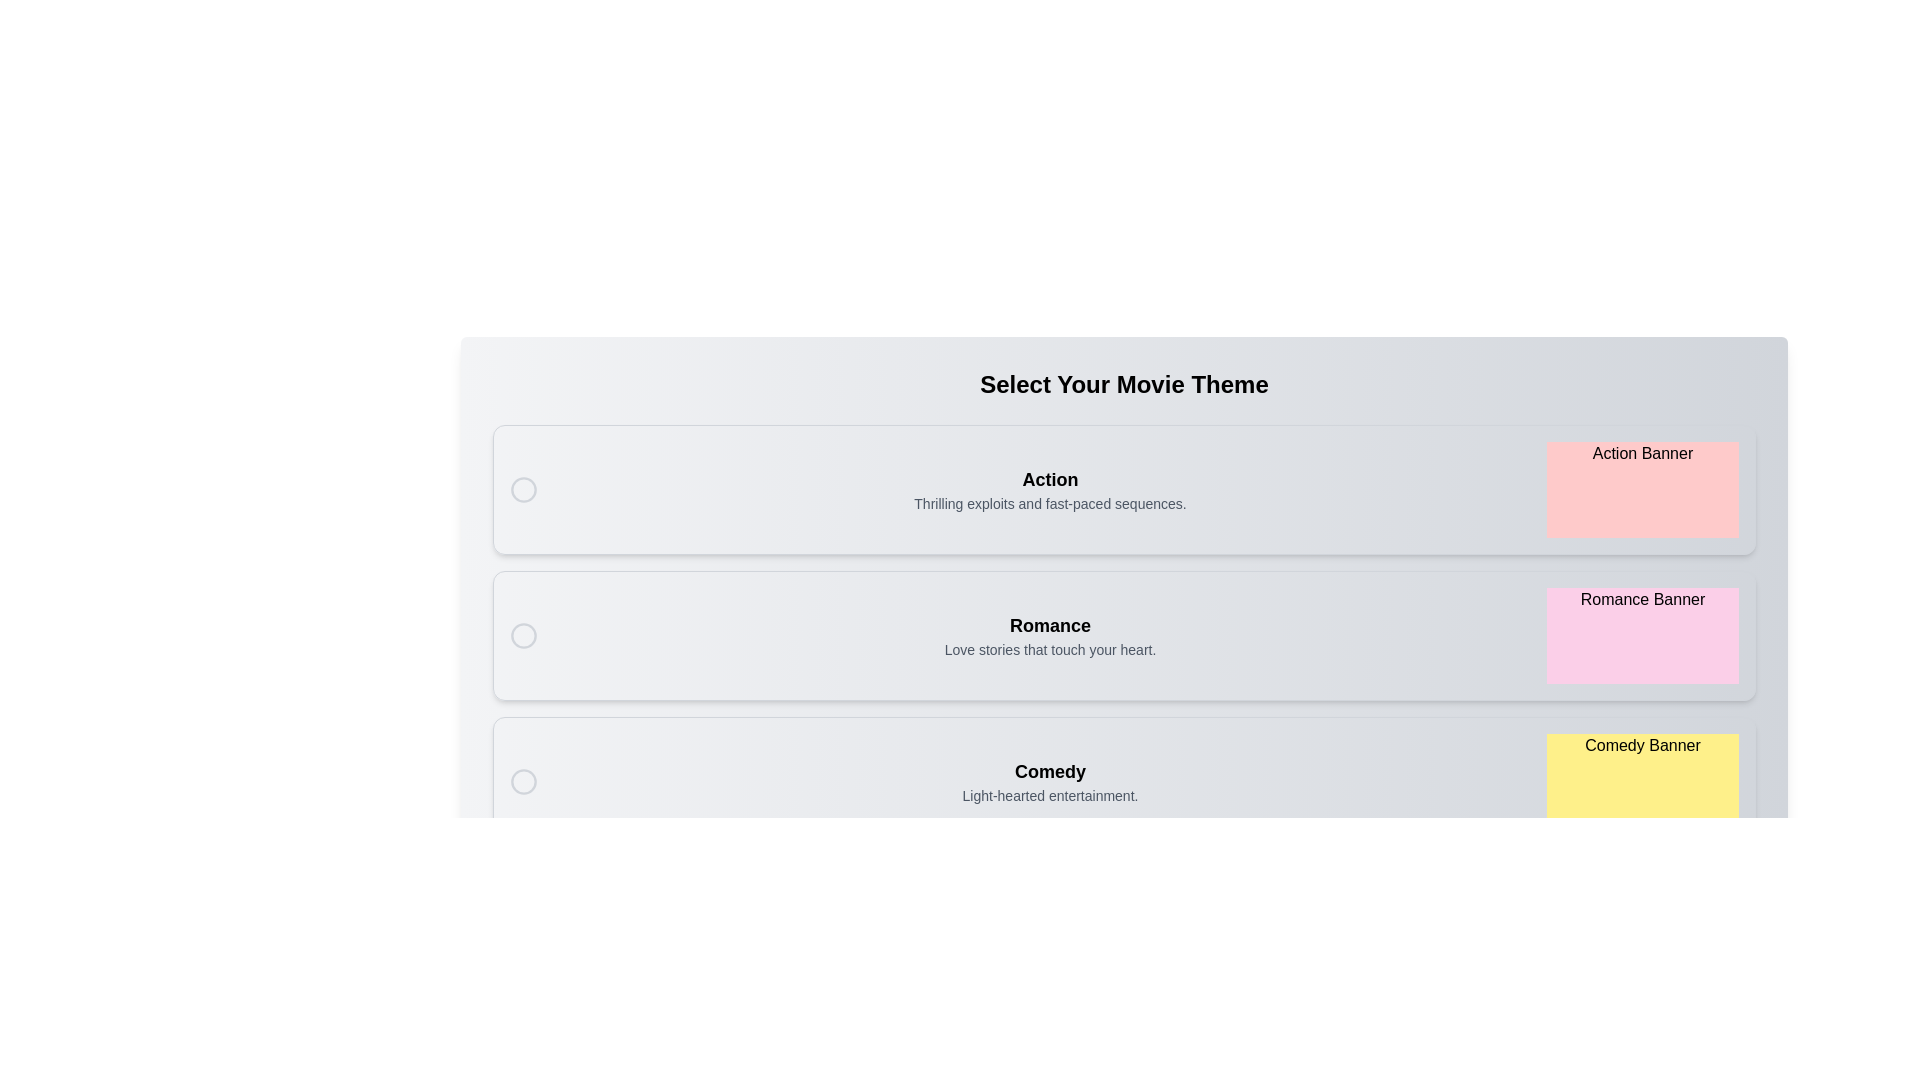  What do you see at coordinates (523, 636) in the screenshot?
I see `the radio button for the 'Romance' option, which is a circular selection marker located in the middle section of a vertical list layout` at bounding box center [523, 636].